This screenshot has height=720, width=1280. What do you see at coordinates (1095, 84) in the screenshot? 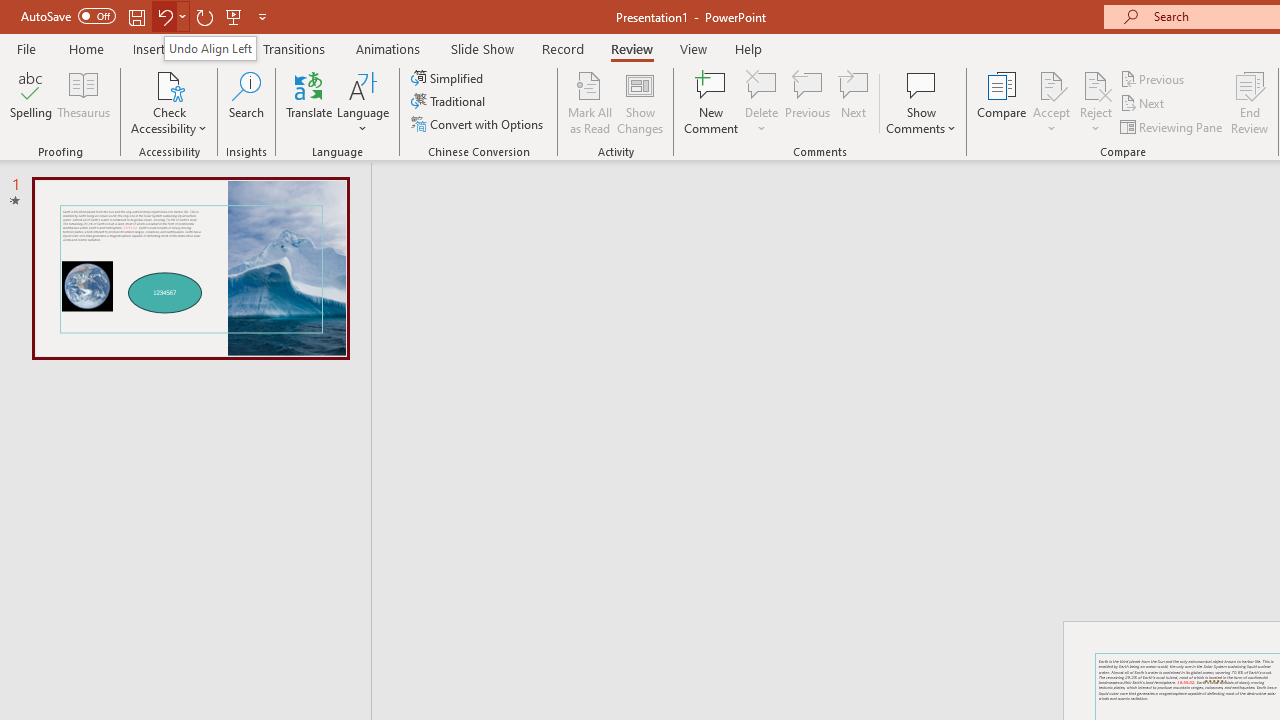
I see `'Reject Change'` at bounding box center [1095, 84].